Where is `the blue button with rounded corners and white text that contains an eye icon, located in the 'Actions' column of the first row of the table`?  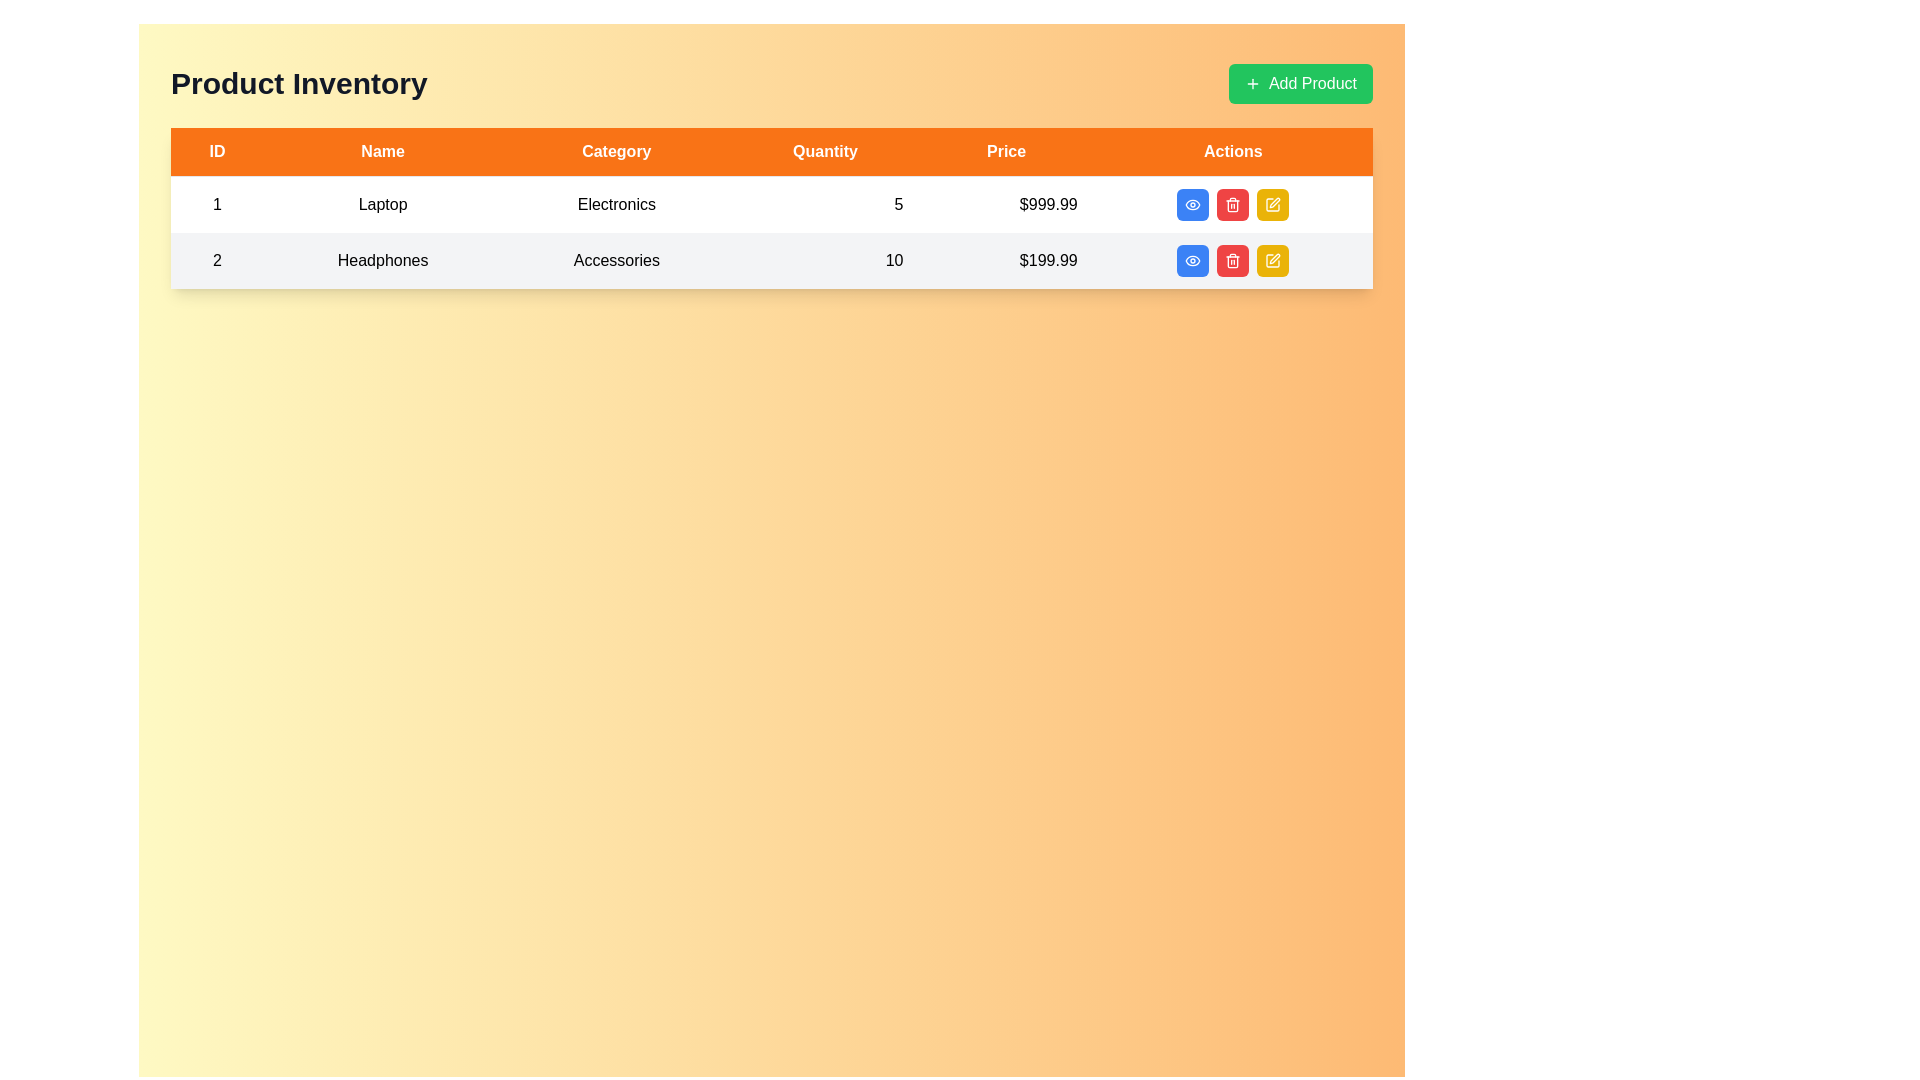 the blue button with rounded corners and white text that contains an eye icon, located in the 'Actions' column of the first row of the table is located at coordinates (1193, 204).